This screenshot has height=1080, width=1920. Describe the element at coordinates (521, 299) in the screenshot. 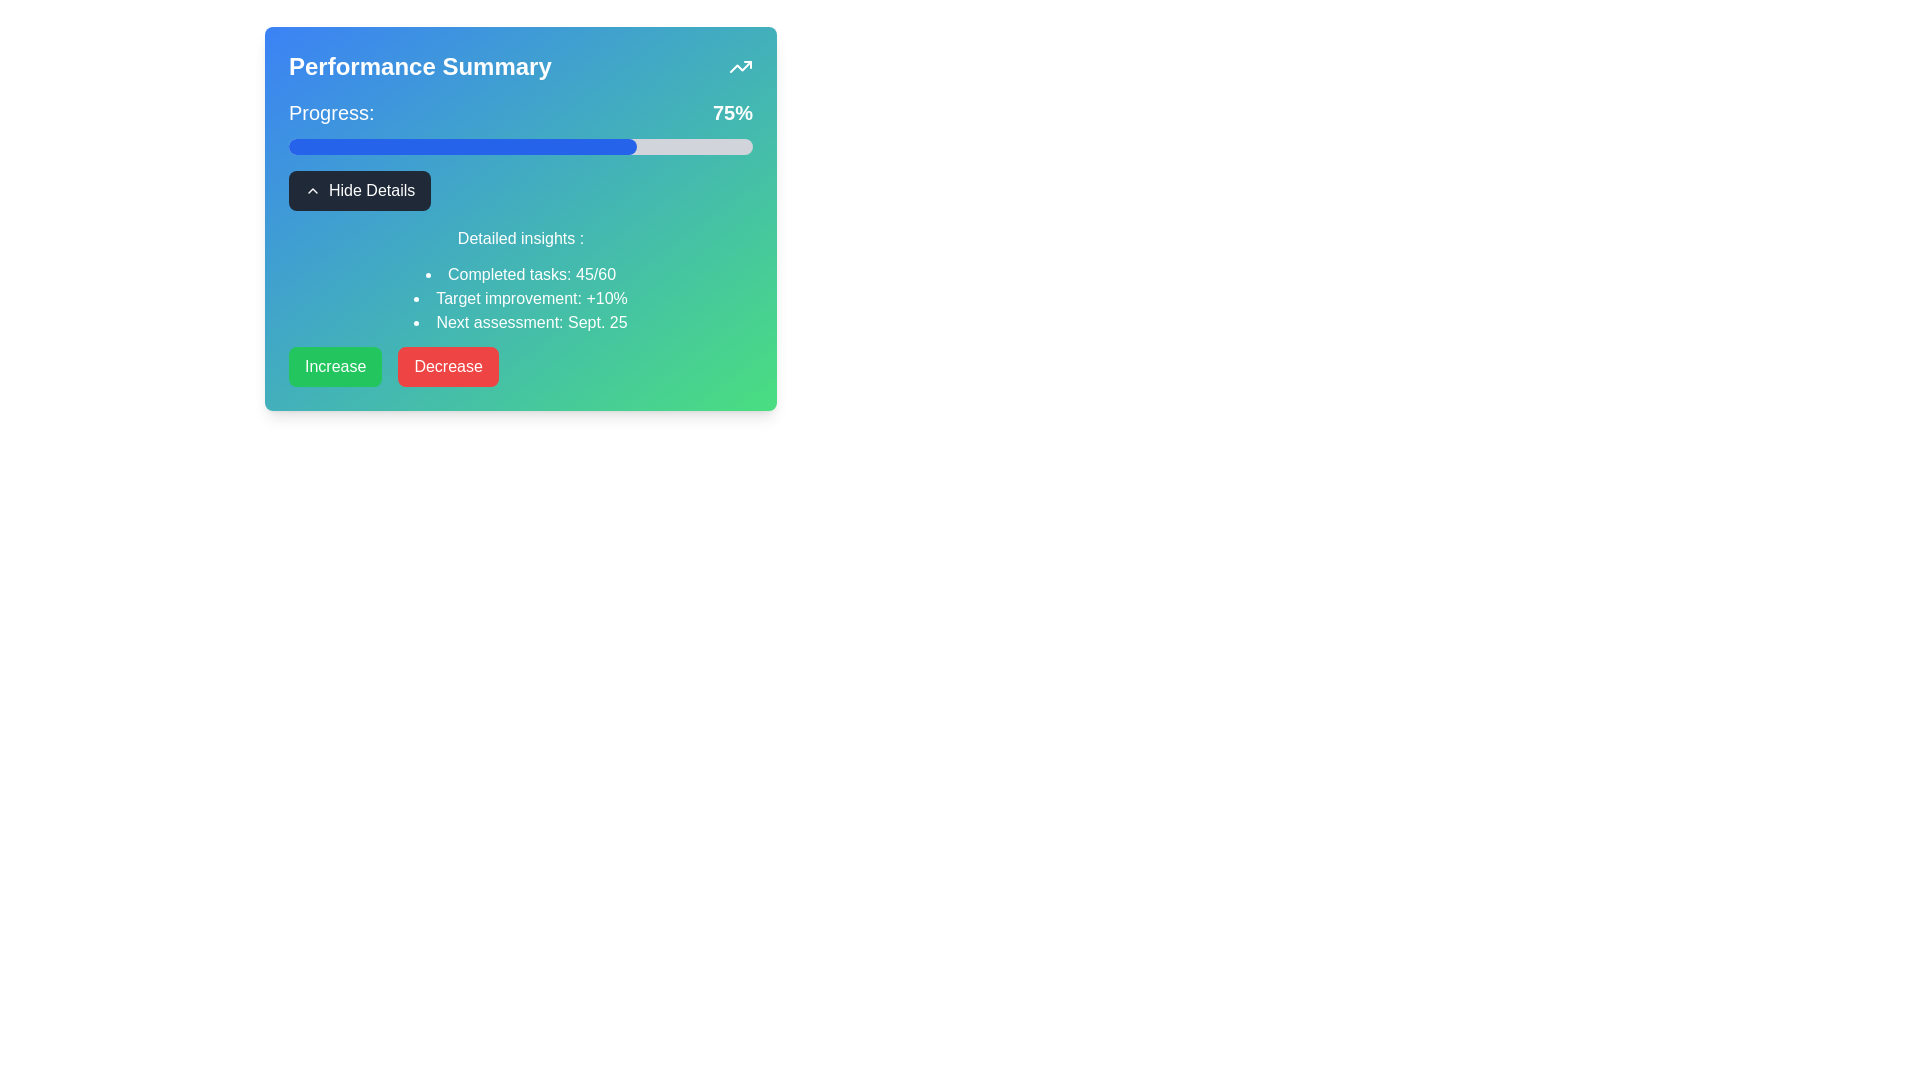

I see `text label that displays 'Target improvement: +10%' located in the Detailed insights section of the performance summary card, which is the second item in a bullet point list` at that location.